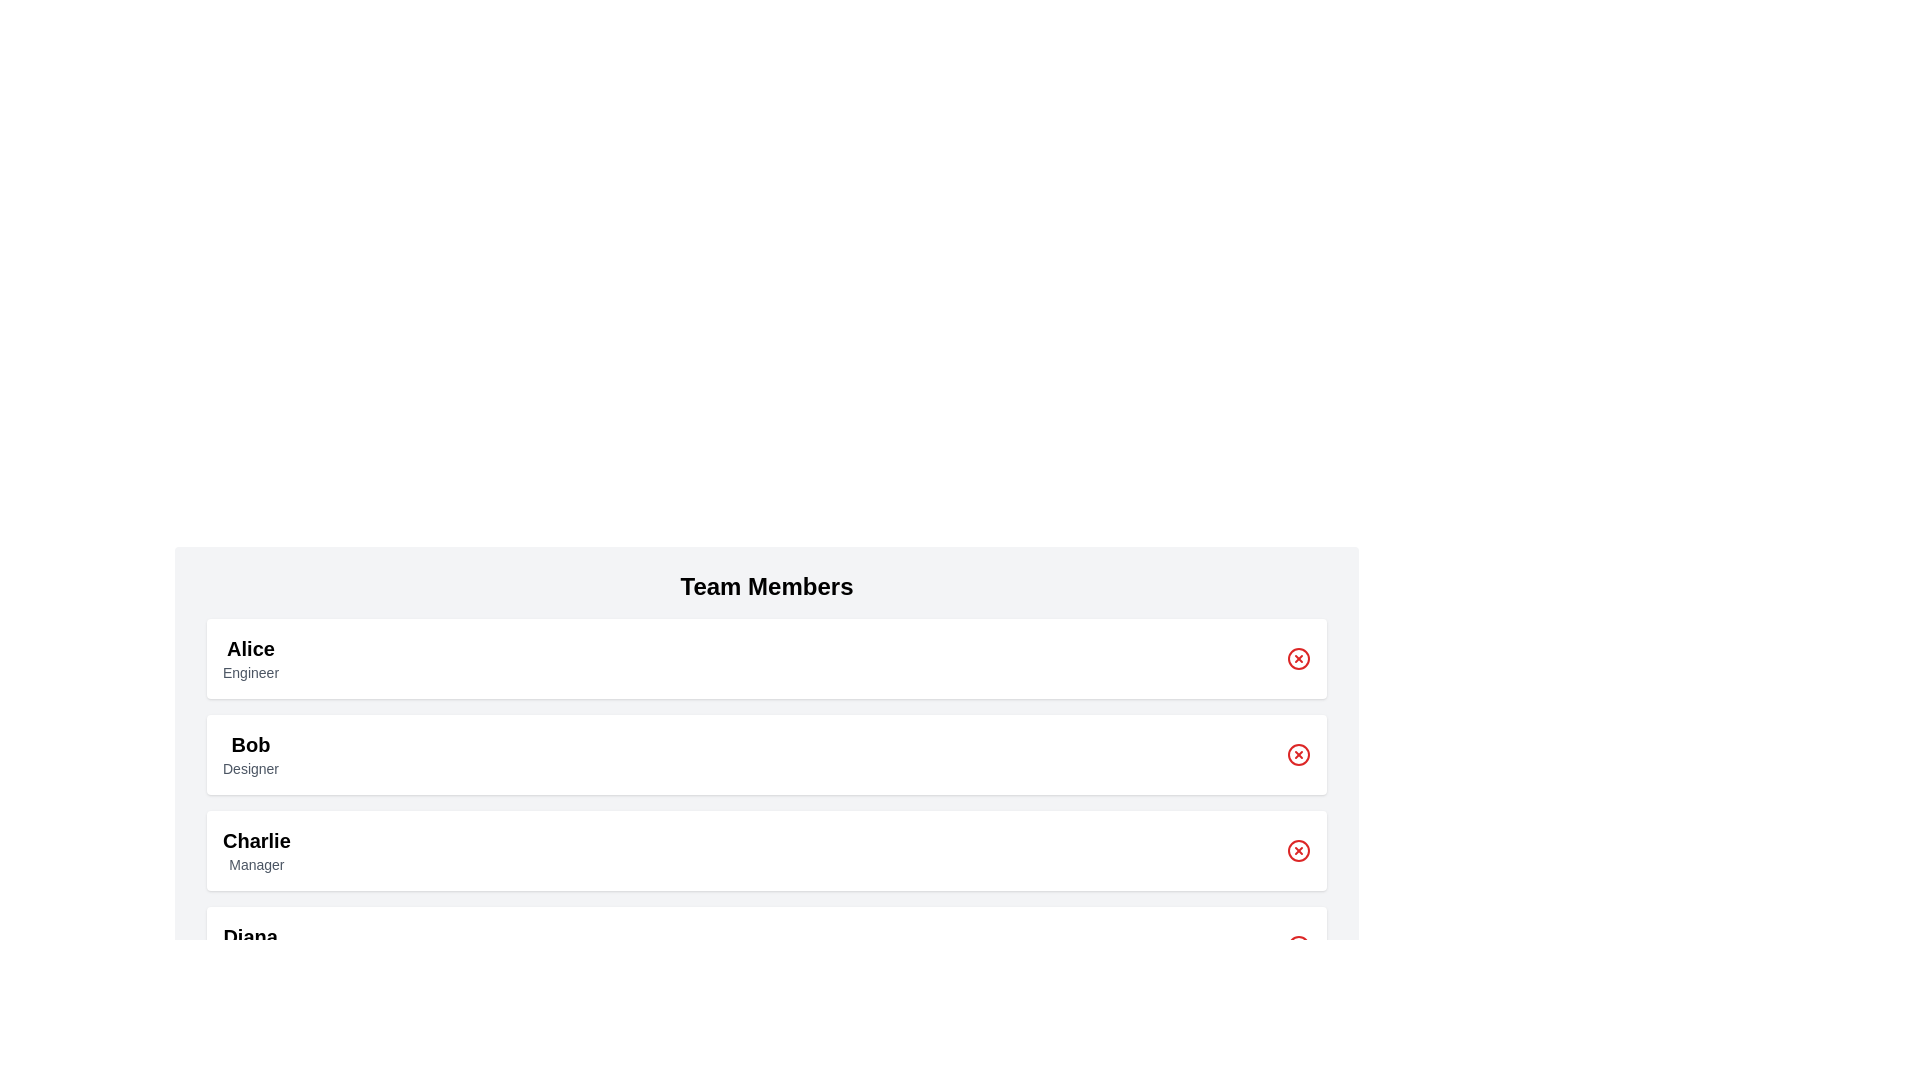  What do you see at coordinates (249, 937) in the screenshot?
I see `the text label displaying the name 'Diana' in the team member list, which is located at the bottom of the vertical user list under the entry for 'Charlie'` at bounding box center [249, 937].